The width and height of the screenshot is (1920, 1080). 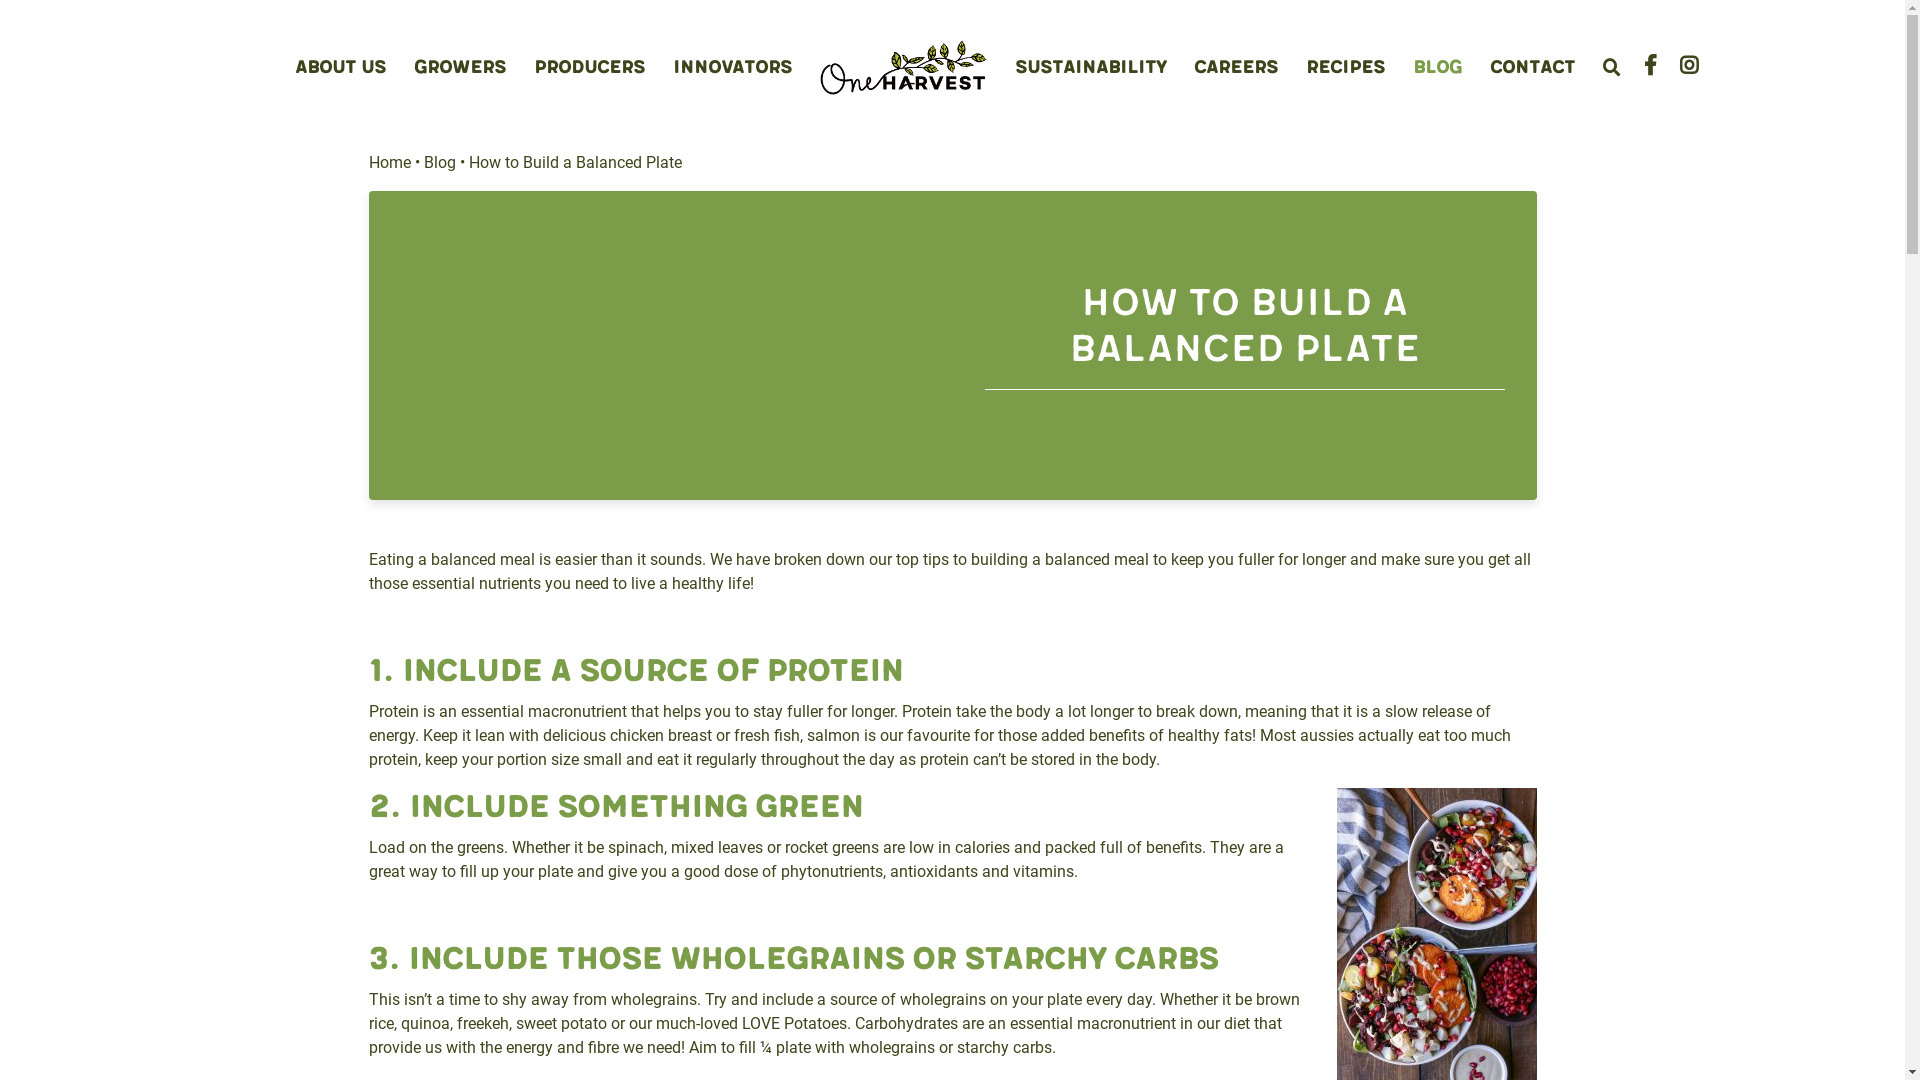 What do you see at coordinates (902, 67) in the screenshot?
I see `'HOME'` at bounding box center [902, 67].